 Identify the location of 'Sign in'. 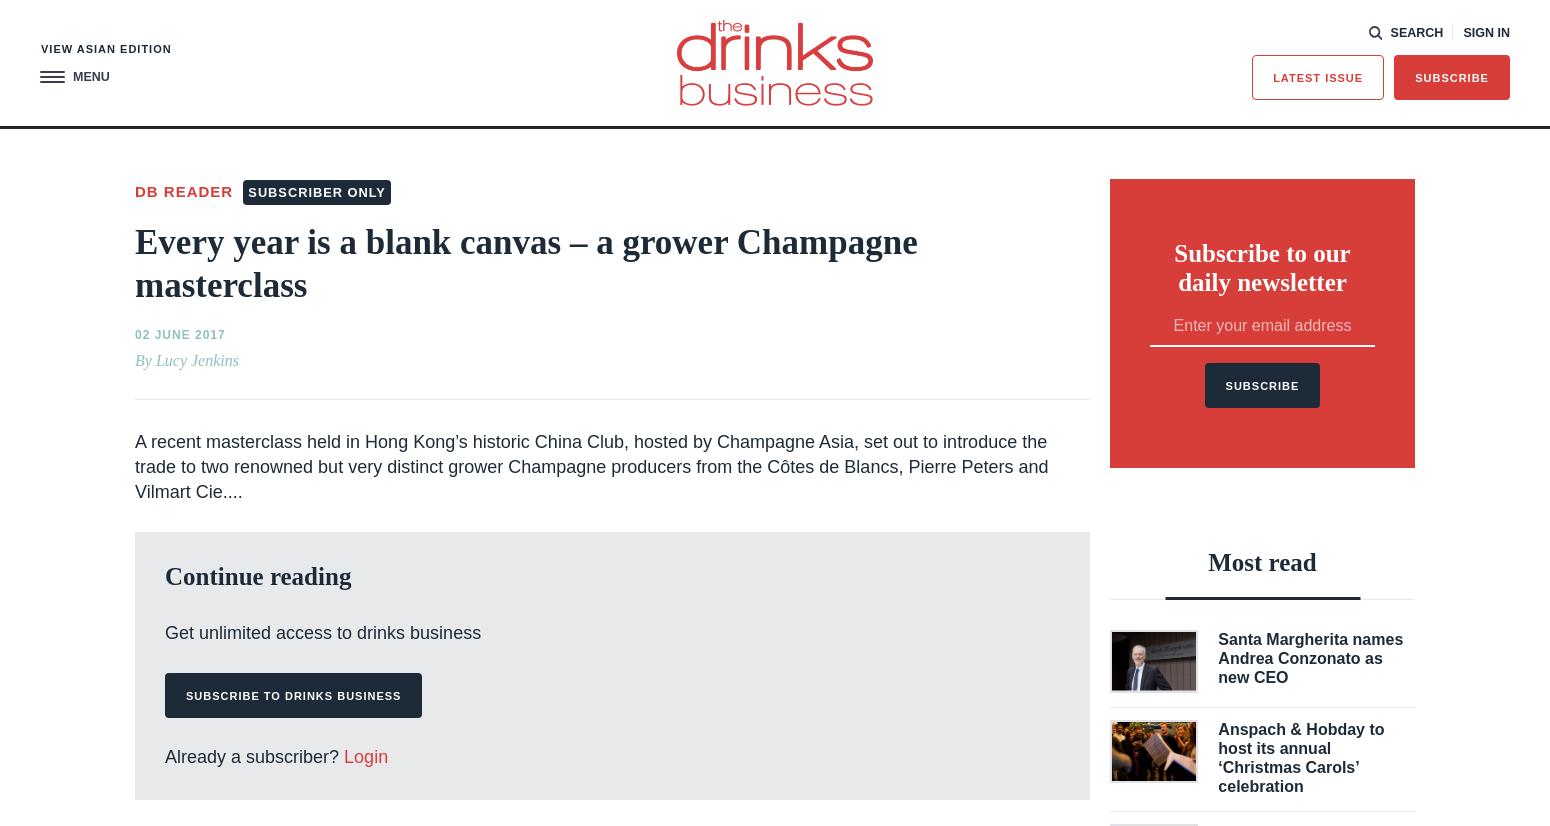
(1462, 30).